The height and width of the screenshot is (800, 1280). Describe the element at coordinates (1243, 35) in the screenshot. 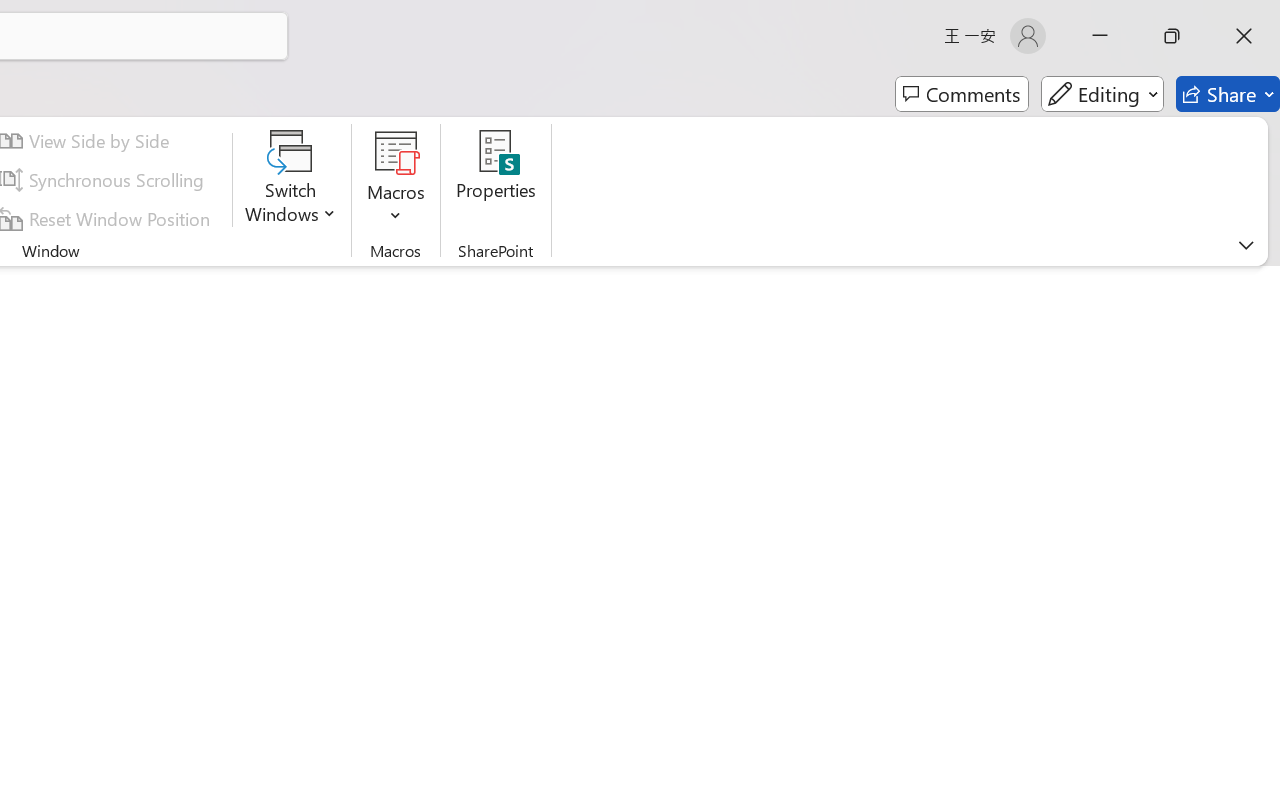

I see `'Close'` at that location.